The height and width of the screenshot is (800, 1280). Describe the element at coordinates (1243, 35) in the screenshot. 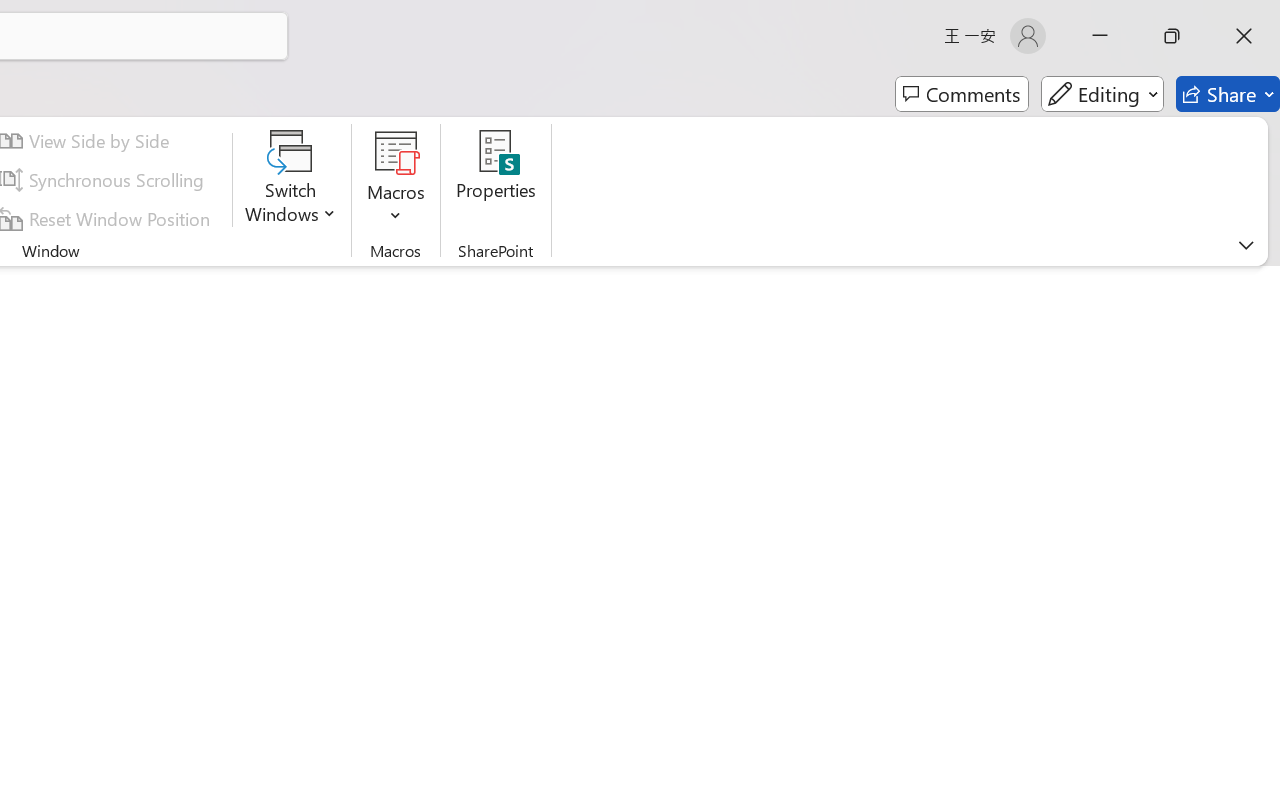

I see `'Close'` at that location.